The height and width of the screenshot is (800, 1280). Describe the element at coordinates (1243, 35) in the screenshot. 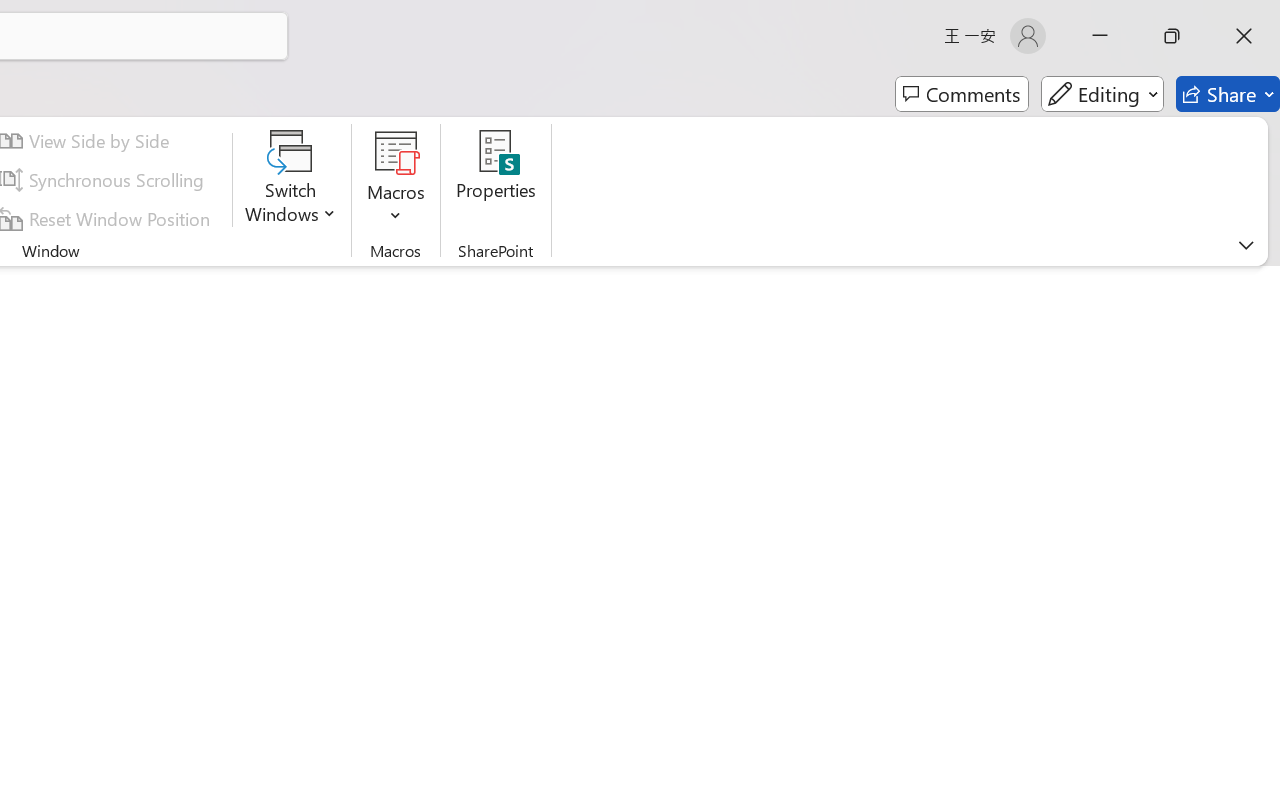

I see `'Close'` at that location.